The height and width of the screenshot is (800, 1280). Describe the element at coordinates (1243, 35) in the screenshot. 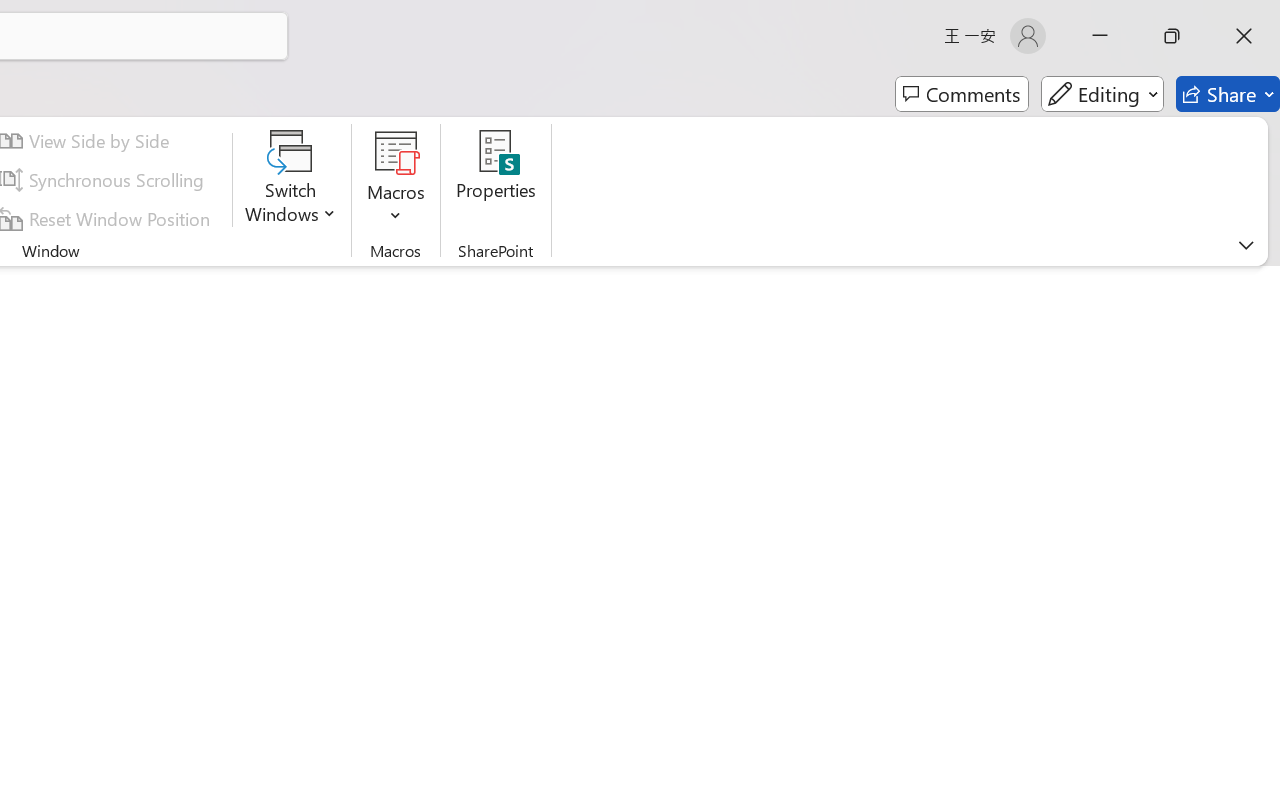

I see `'Close'` at that location.